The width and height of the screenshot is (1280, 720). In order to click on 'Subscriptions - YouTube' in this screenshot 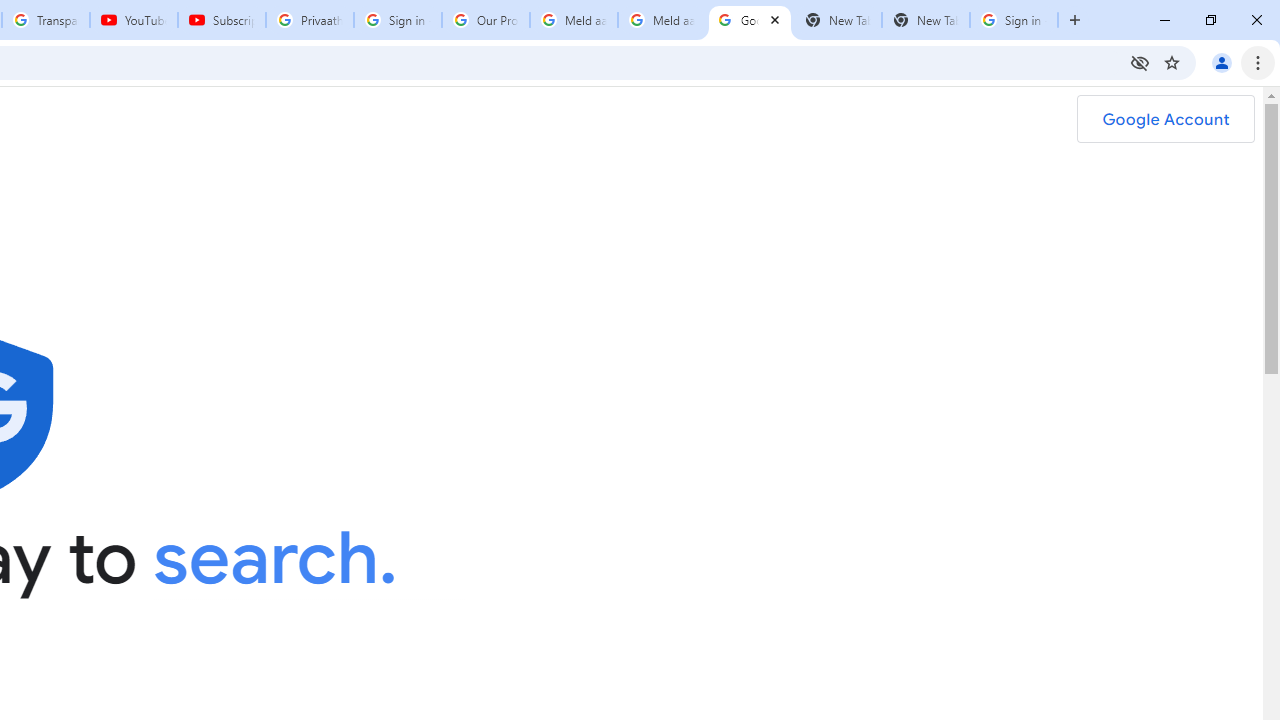, I will do `click(222, 20)`.